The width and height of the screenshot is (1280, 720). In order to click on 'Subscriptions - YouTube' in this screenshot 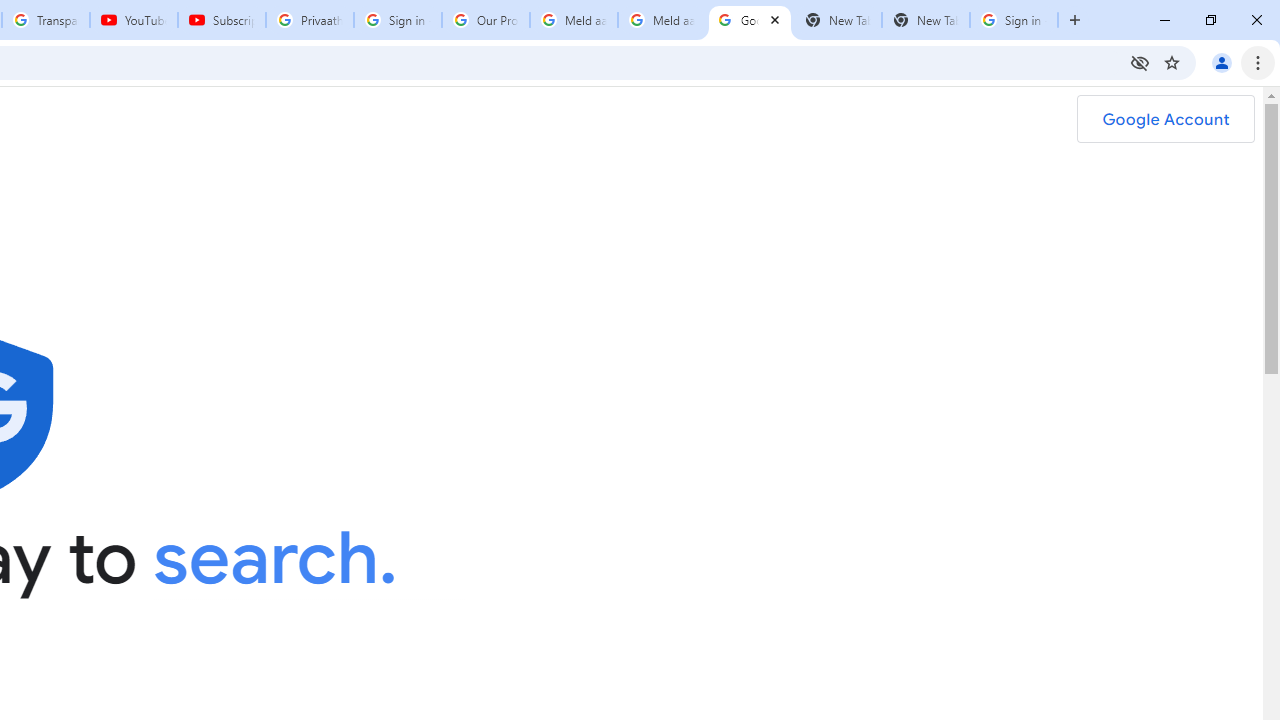, I will do `click(222, 20)`.